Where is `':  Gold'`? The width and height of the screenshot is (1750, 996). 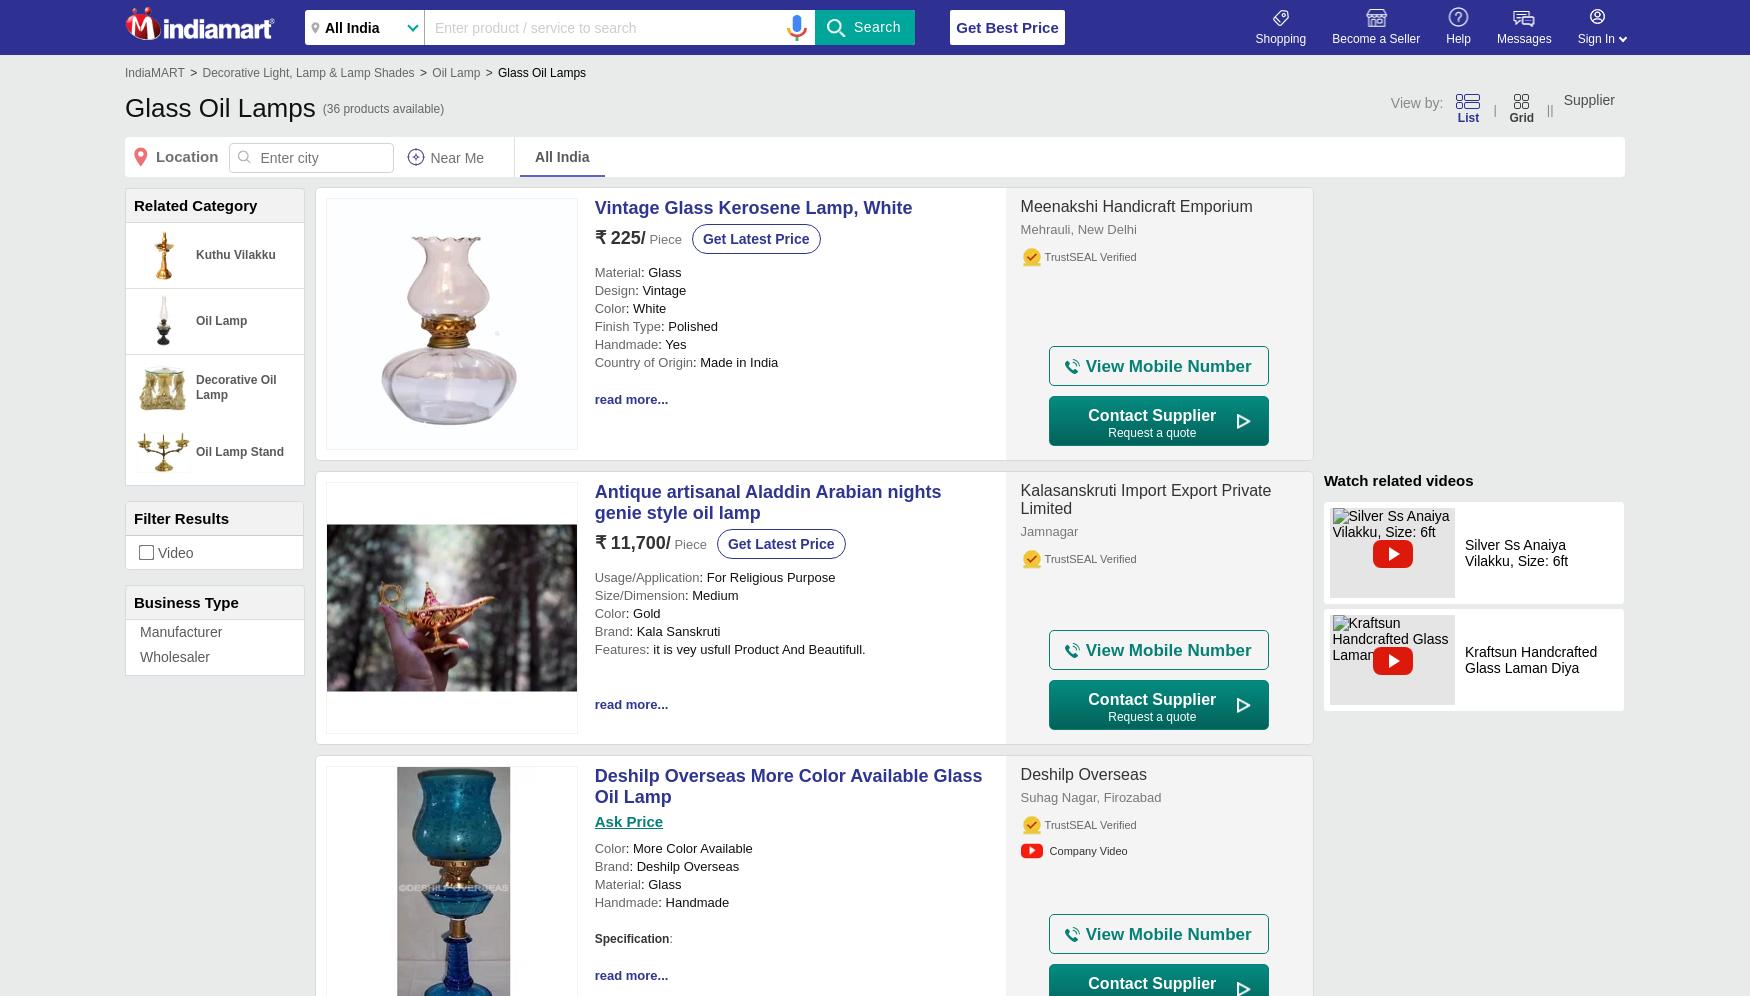
':  Gold' is located at coordinates (641, 613).